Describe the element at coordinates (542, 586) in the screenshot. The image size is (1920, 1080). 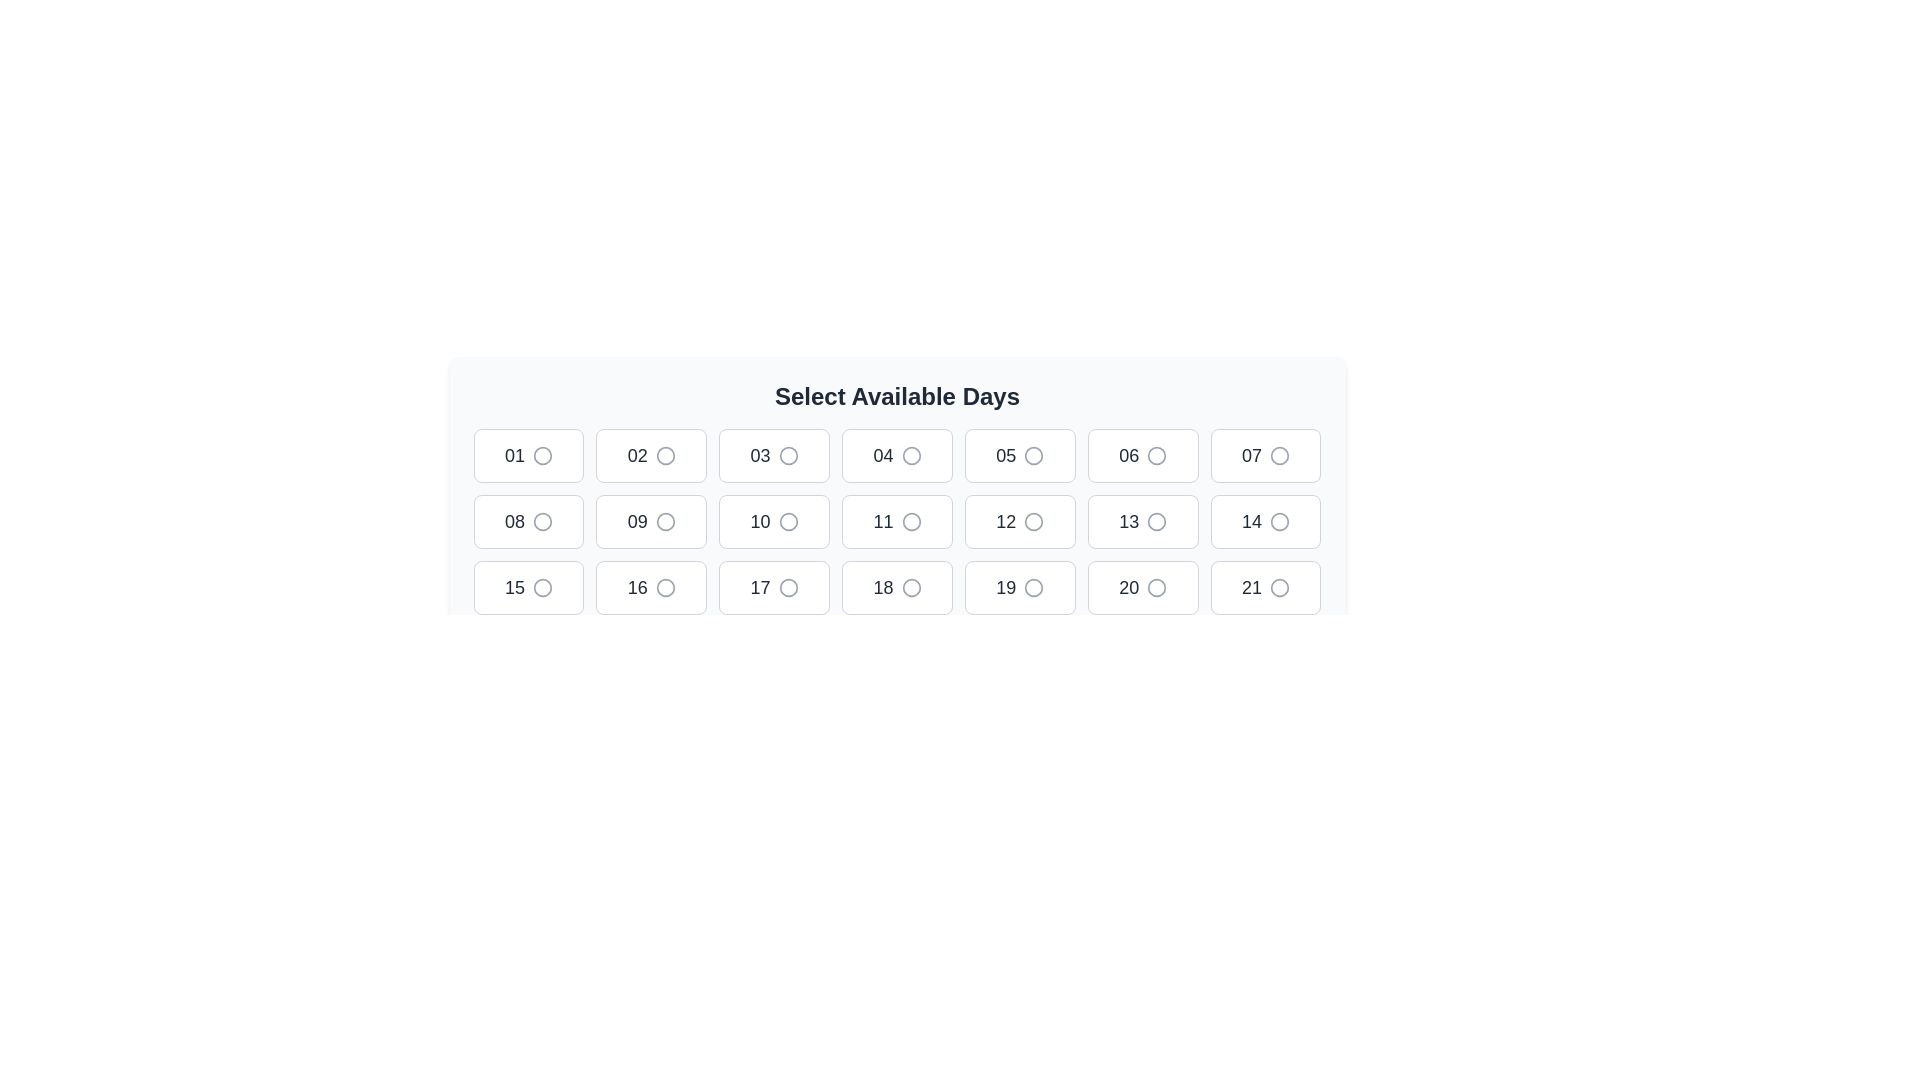
I see `the circular graphical component within the interactive button representing the choice for the day '15' in the third row, first column of the layout` at that location.